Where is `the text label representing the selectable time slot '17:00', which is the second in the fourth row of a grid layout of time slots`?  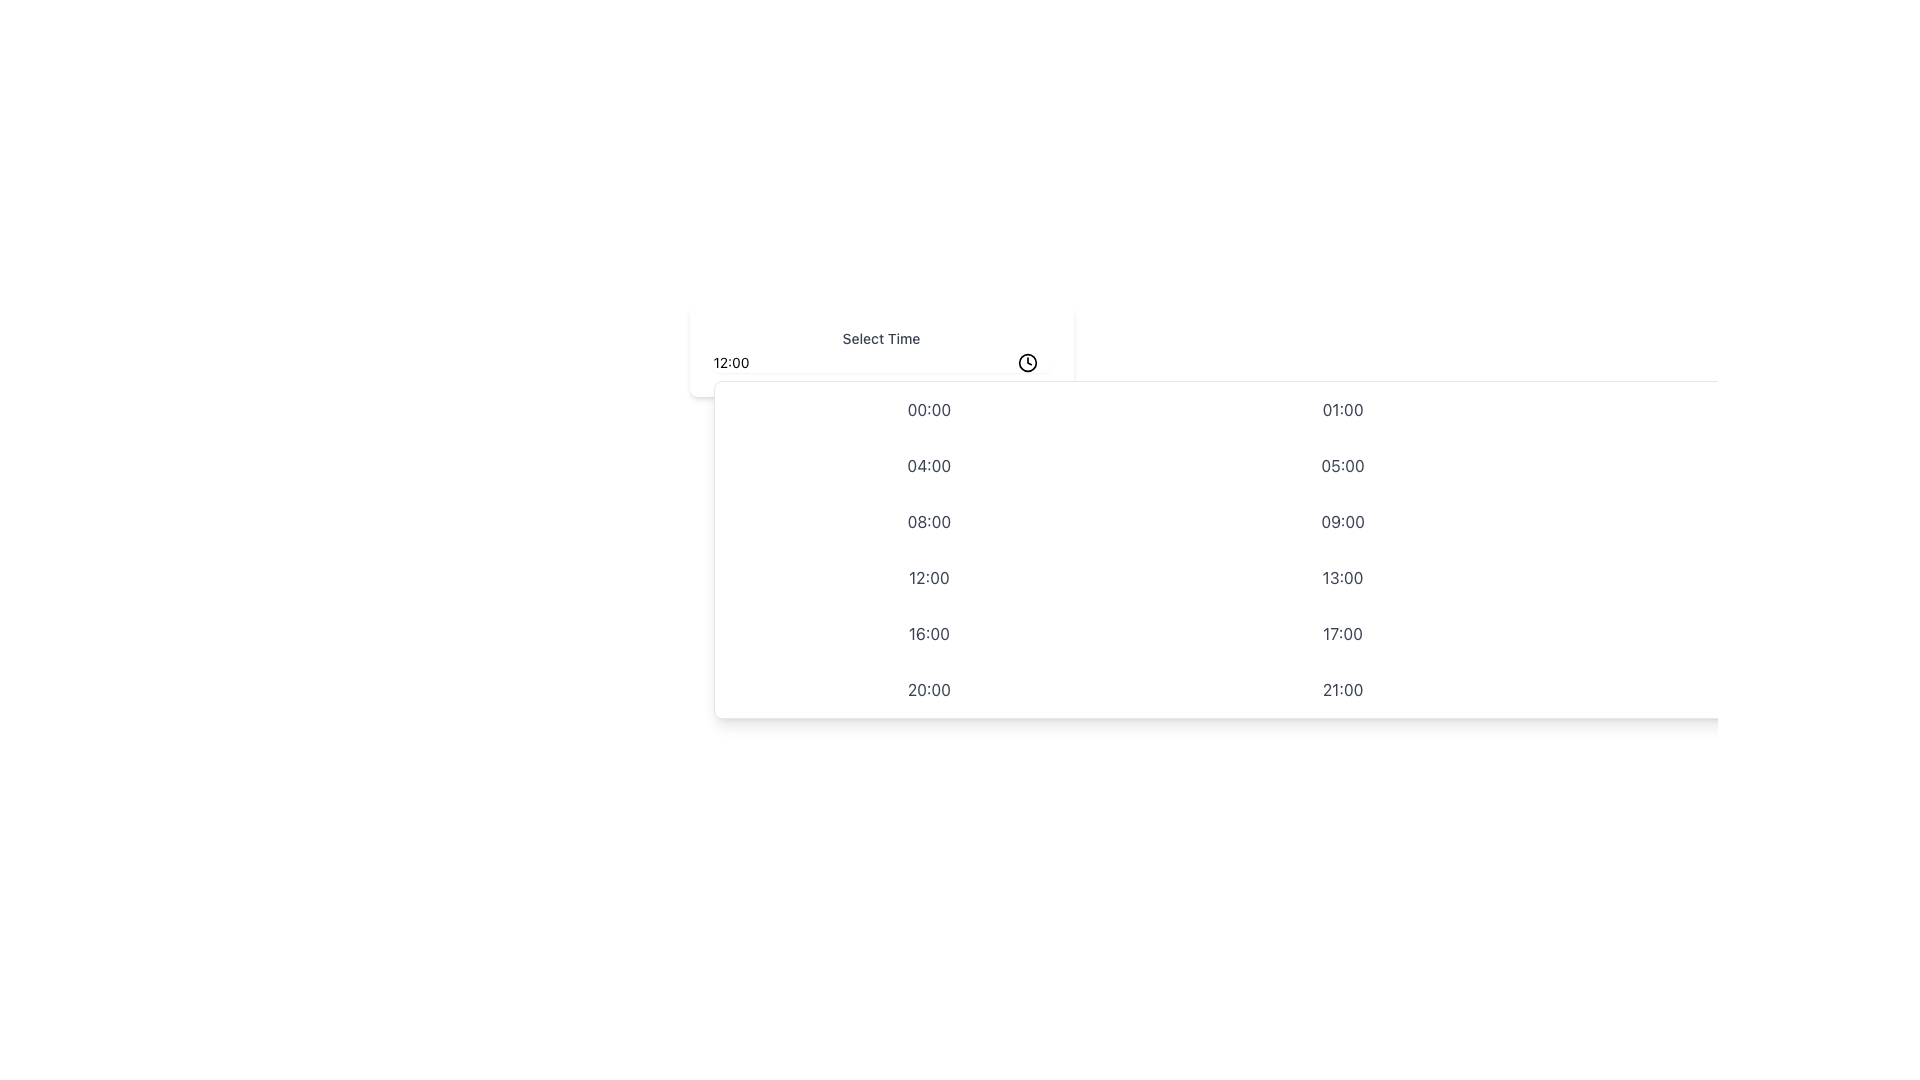
the text label representing the selectable time slot '17:00', which is the second in the fourth row of a grid layout of time slots is located at coordinates (1343, 633).